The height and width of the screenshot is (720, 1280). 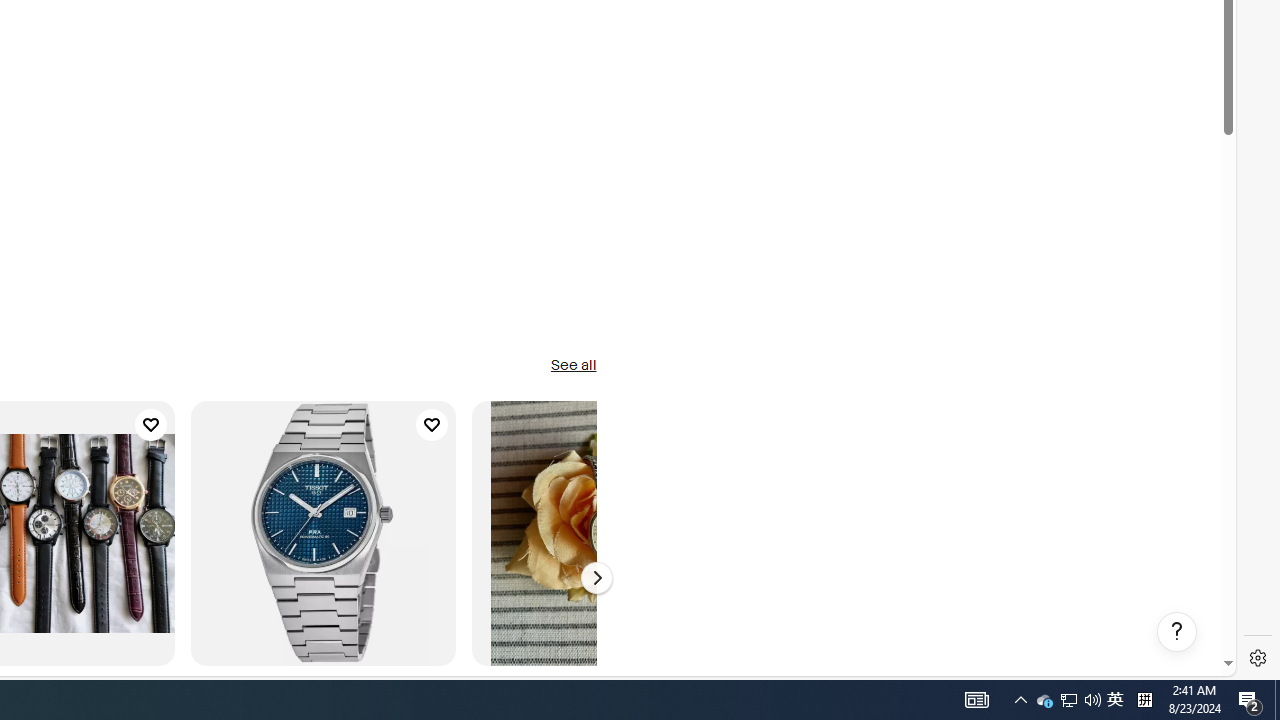 I want to click on 'See all', so click(x=572, y=366).